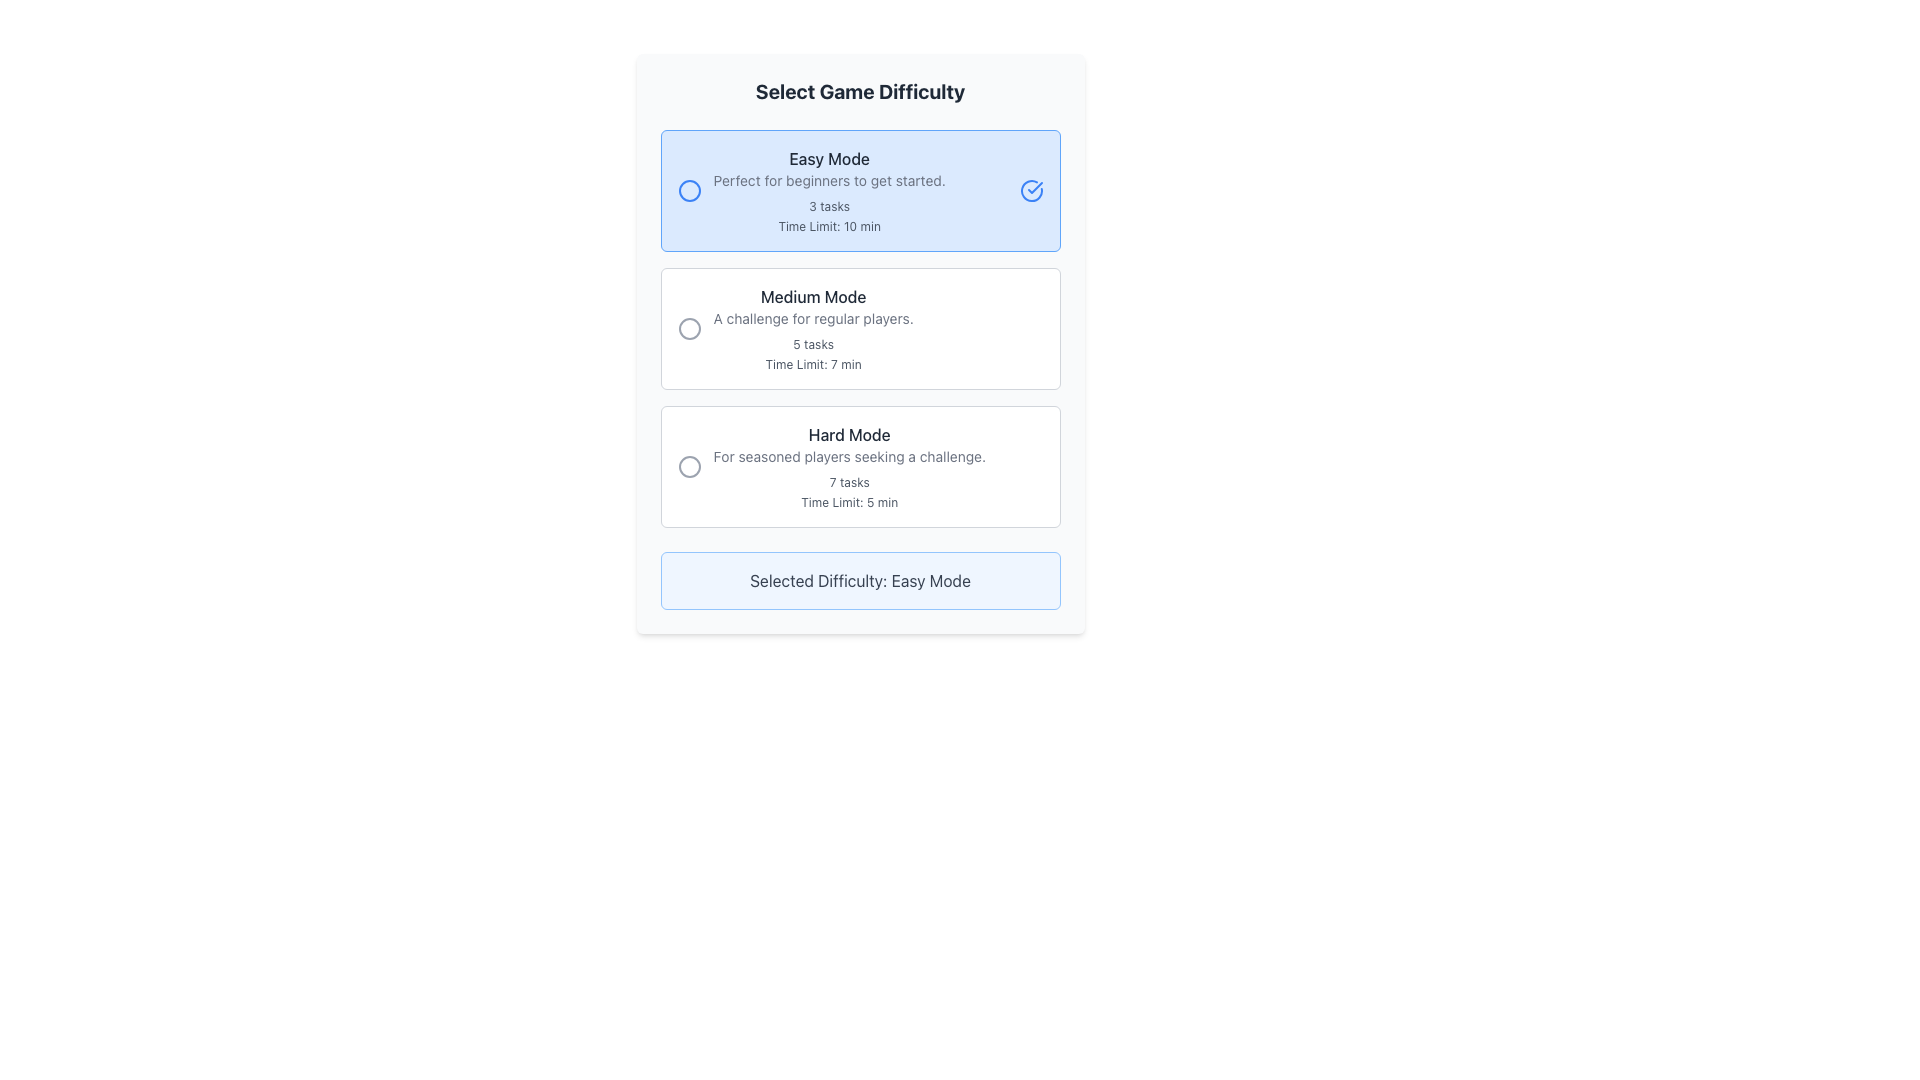 The width and height of the screenshot is (1920, 1080). Describe the element at coordinates (813, 353) in the screenshot. I see `the informational Text label that displays details about the number of tasks and time limit for 'Medium Mode', located between Easy Mode and Hard Mode options` at that location.